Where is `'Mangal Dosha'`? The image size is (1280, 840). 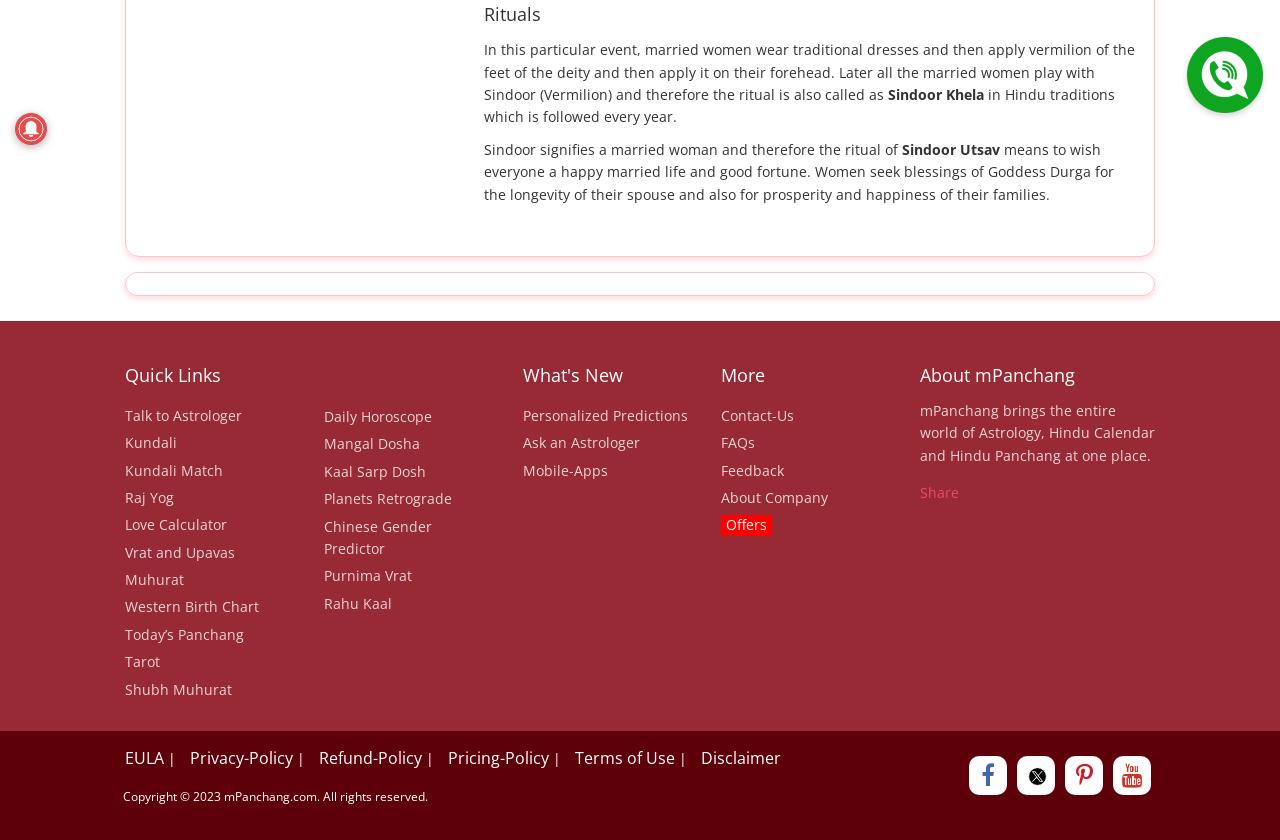 'Mangal Dosha' is located at coordinates (370, 443).